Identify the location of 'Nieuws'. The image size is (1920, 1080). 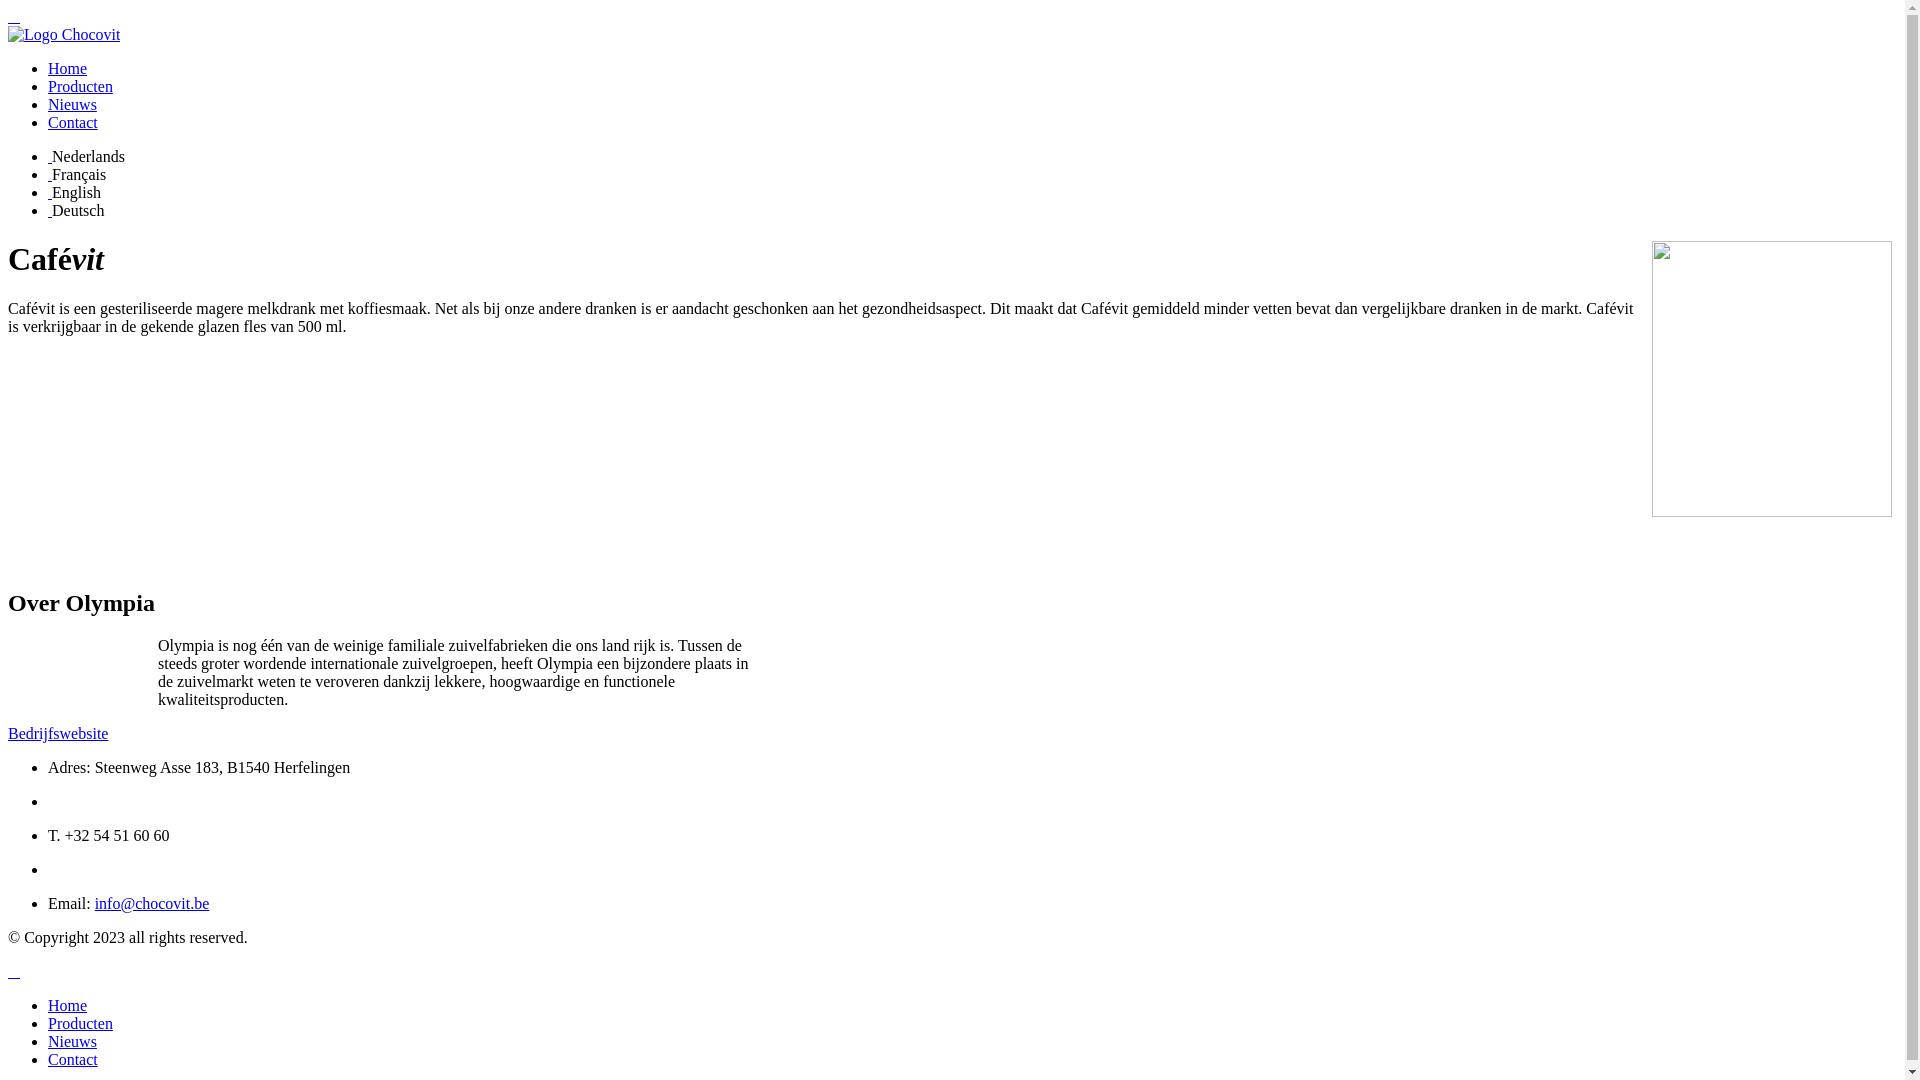
(48, 104).